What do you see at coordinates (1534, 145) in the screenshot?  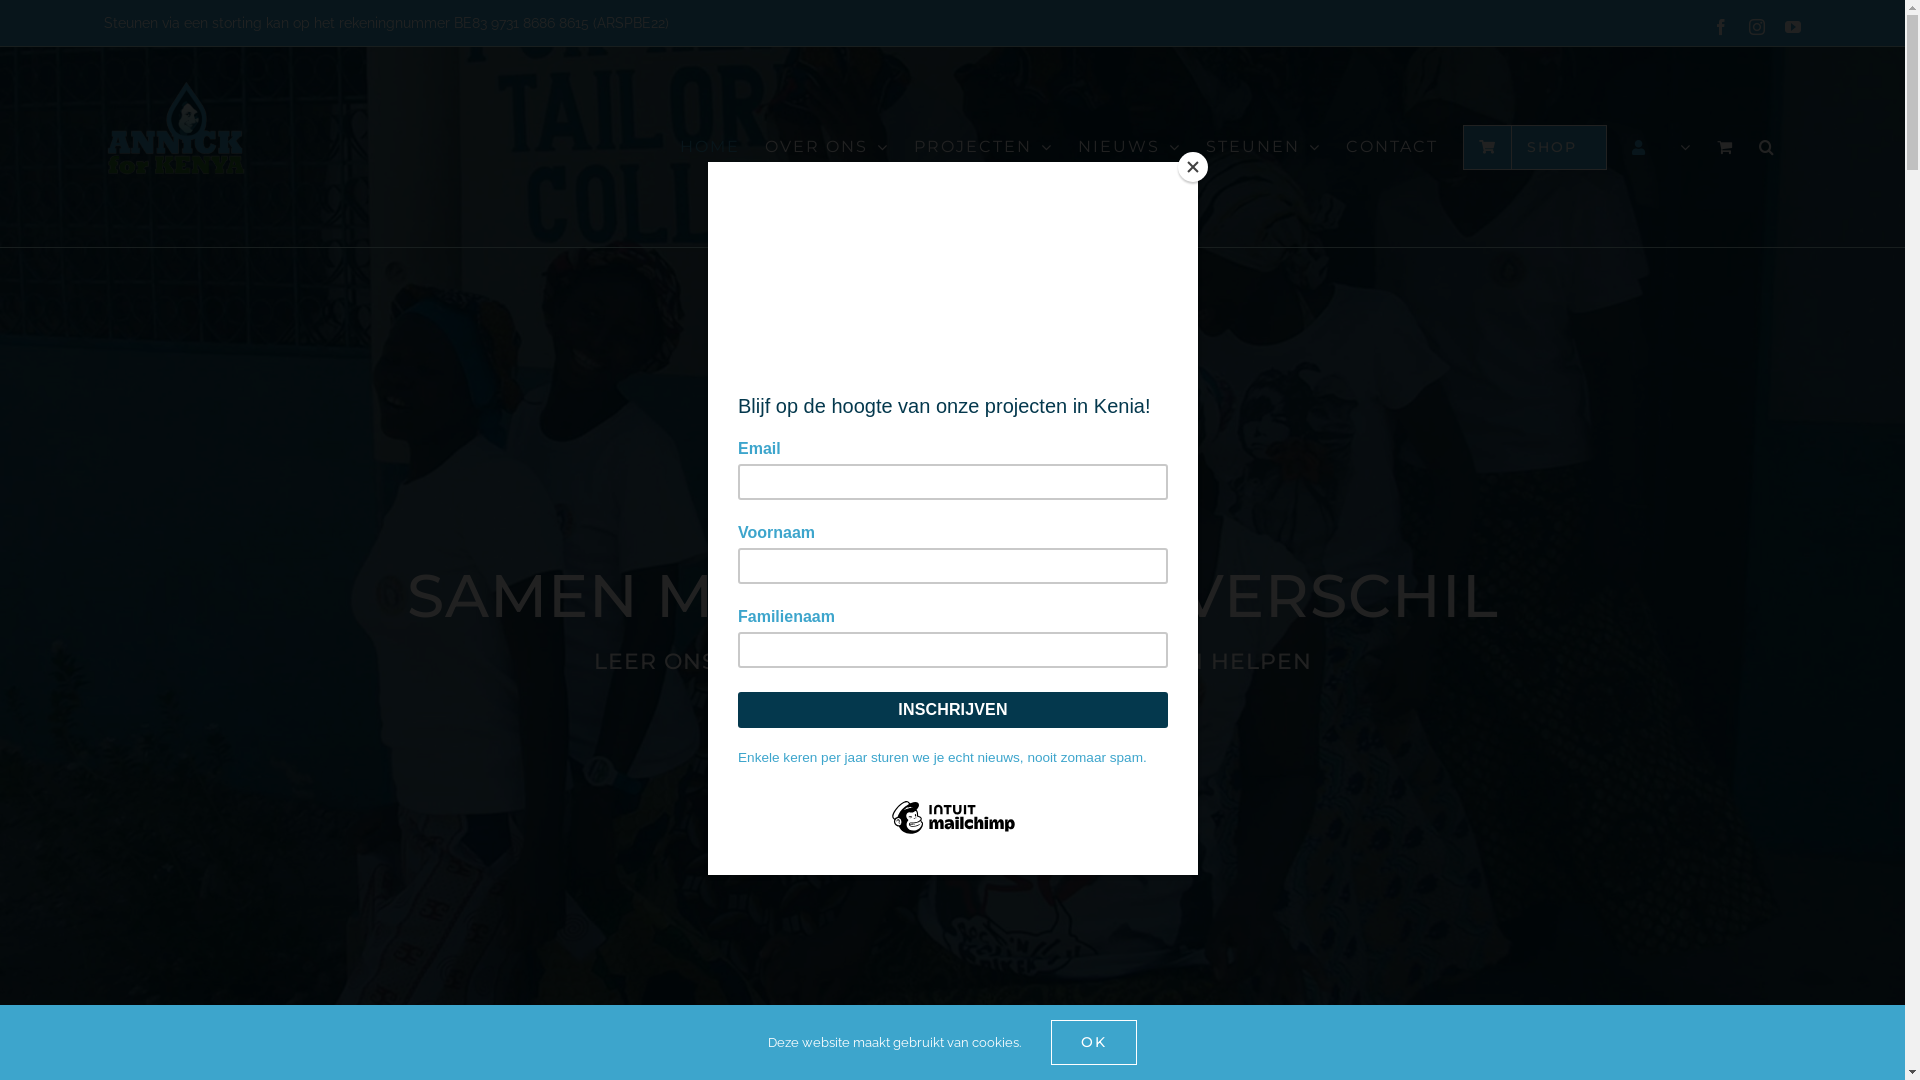 I see `'SHOP'` at bounding box center [1534, 145].